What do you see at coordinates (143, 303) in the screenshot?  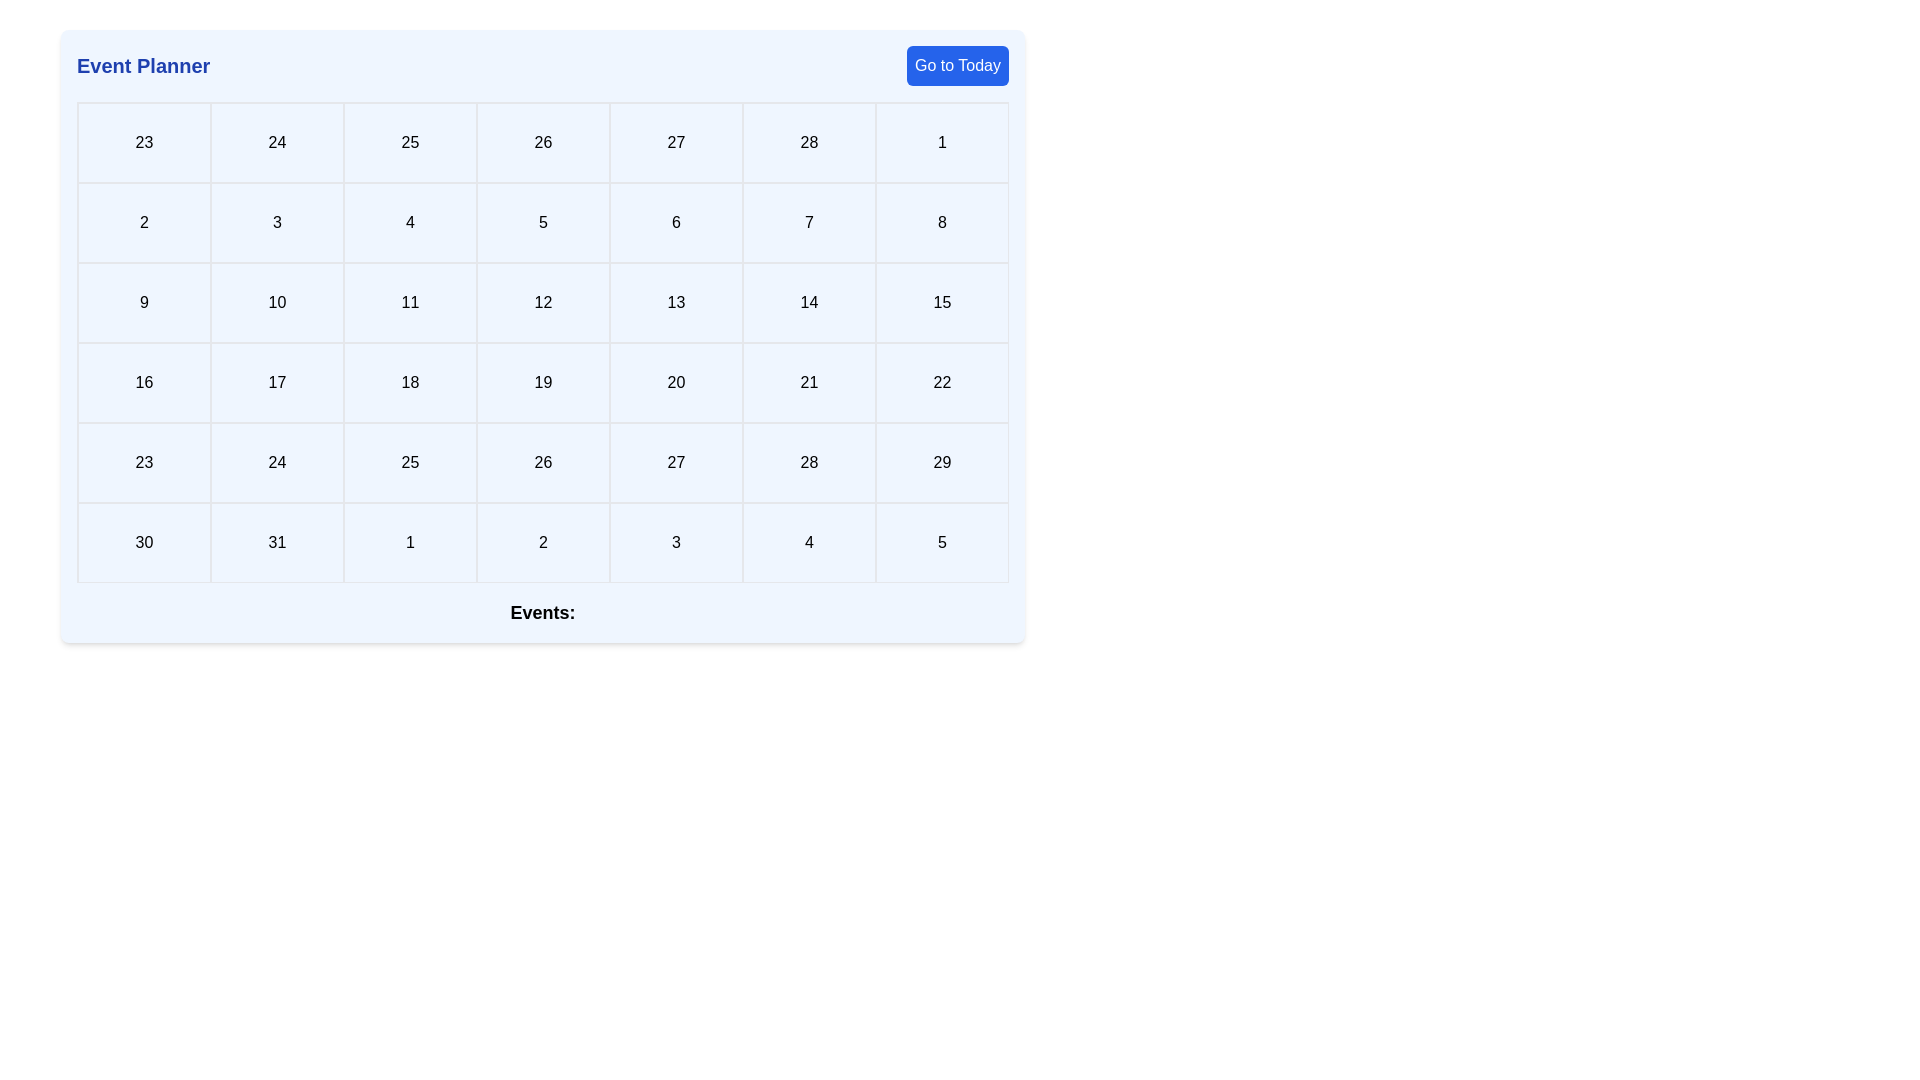 I see `the static text-based grid cell representing the 9th day of the month in the calendar interface` at bounding box center [143, 303].